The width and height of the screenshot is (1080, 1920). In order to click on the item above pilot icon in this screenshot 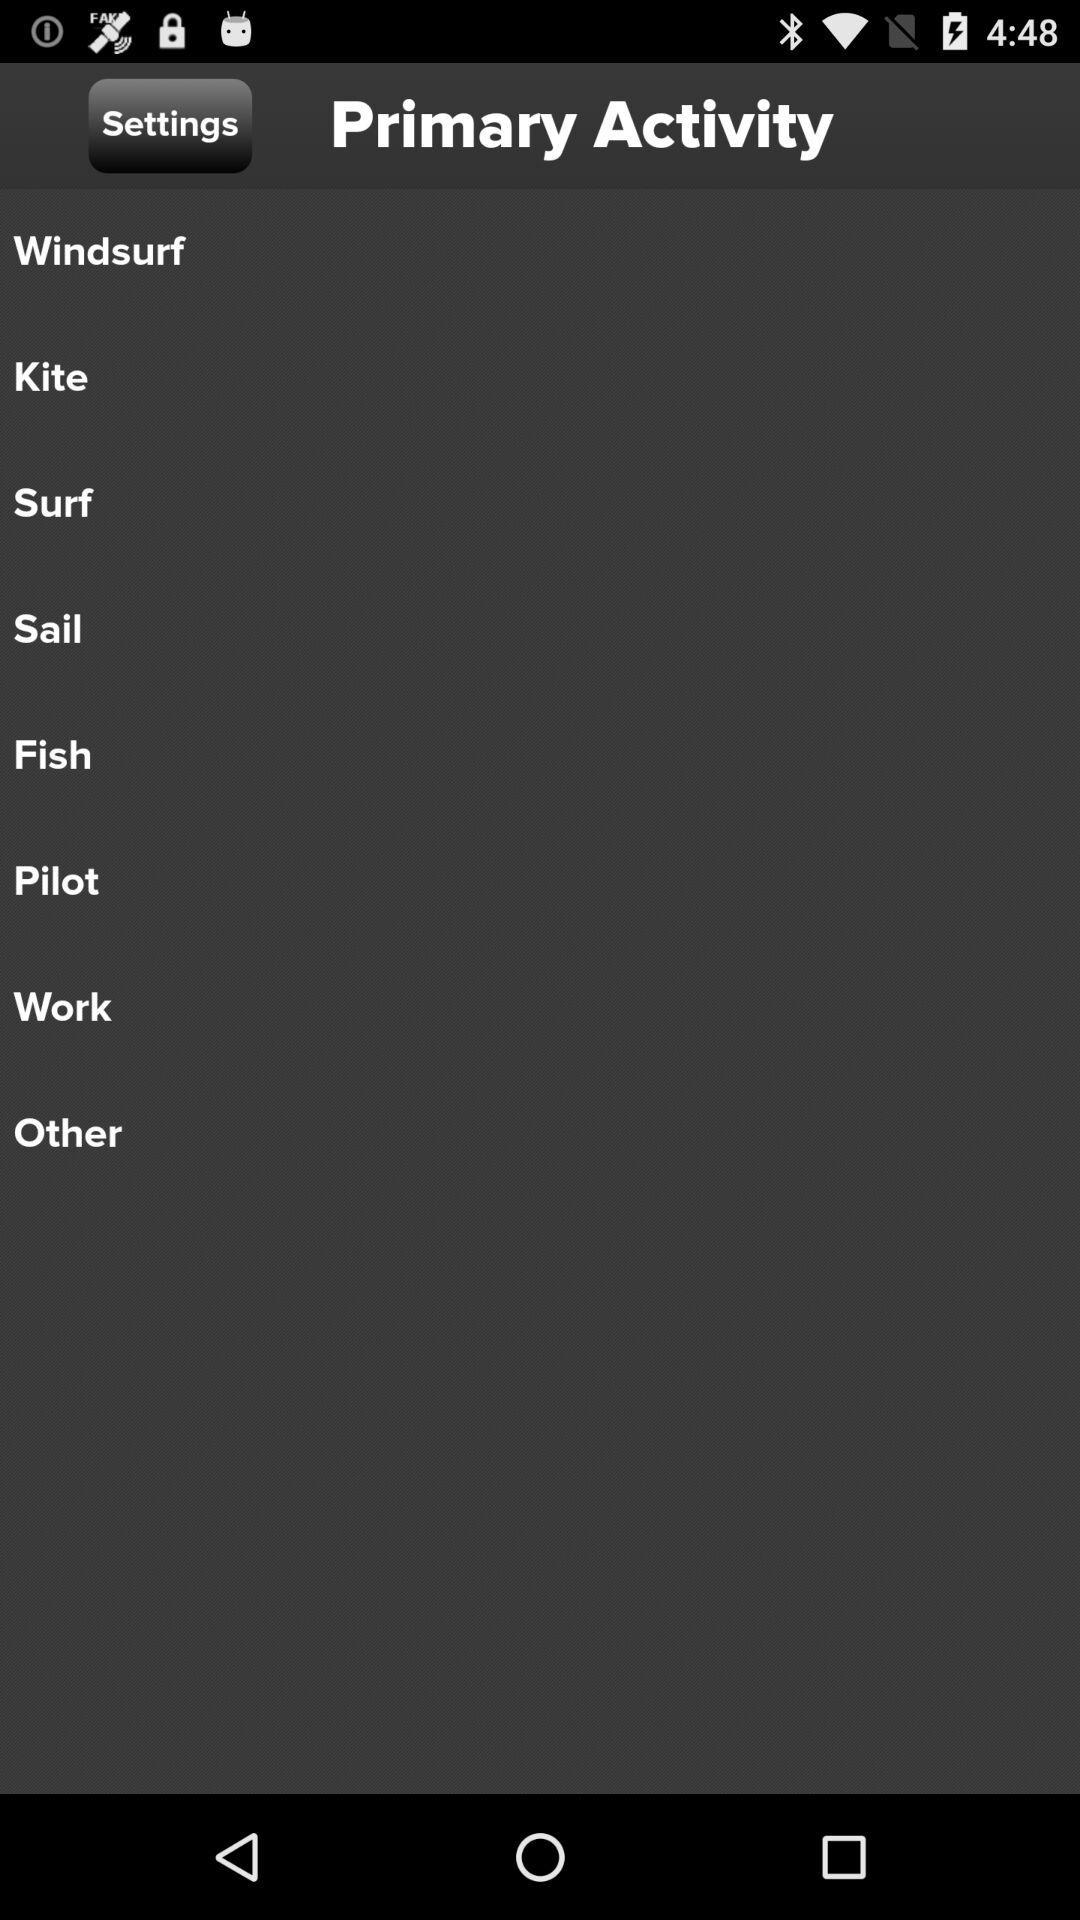, I will do `click(525, 754)`.